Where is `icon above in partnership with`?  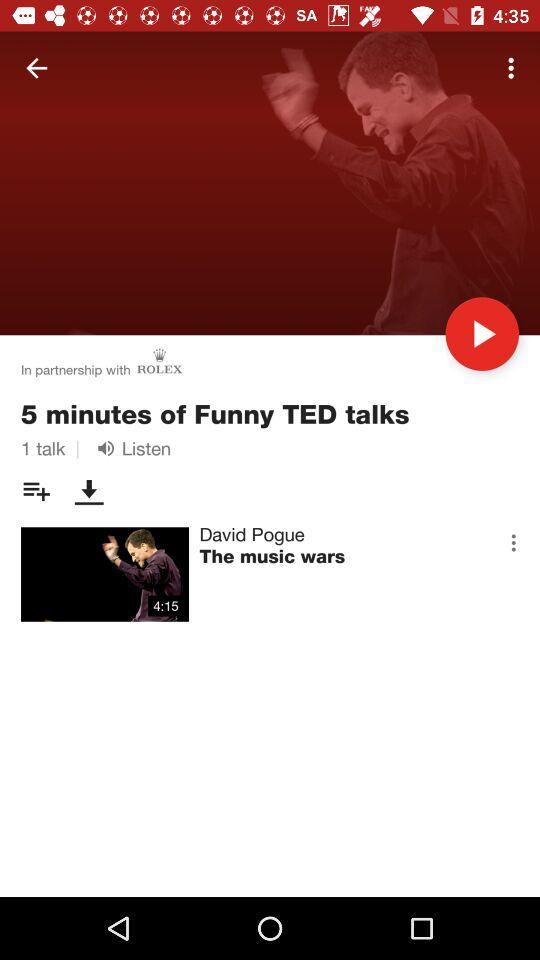
icon above in partnership with is located at coordinates (36, 68).